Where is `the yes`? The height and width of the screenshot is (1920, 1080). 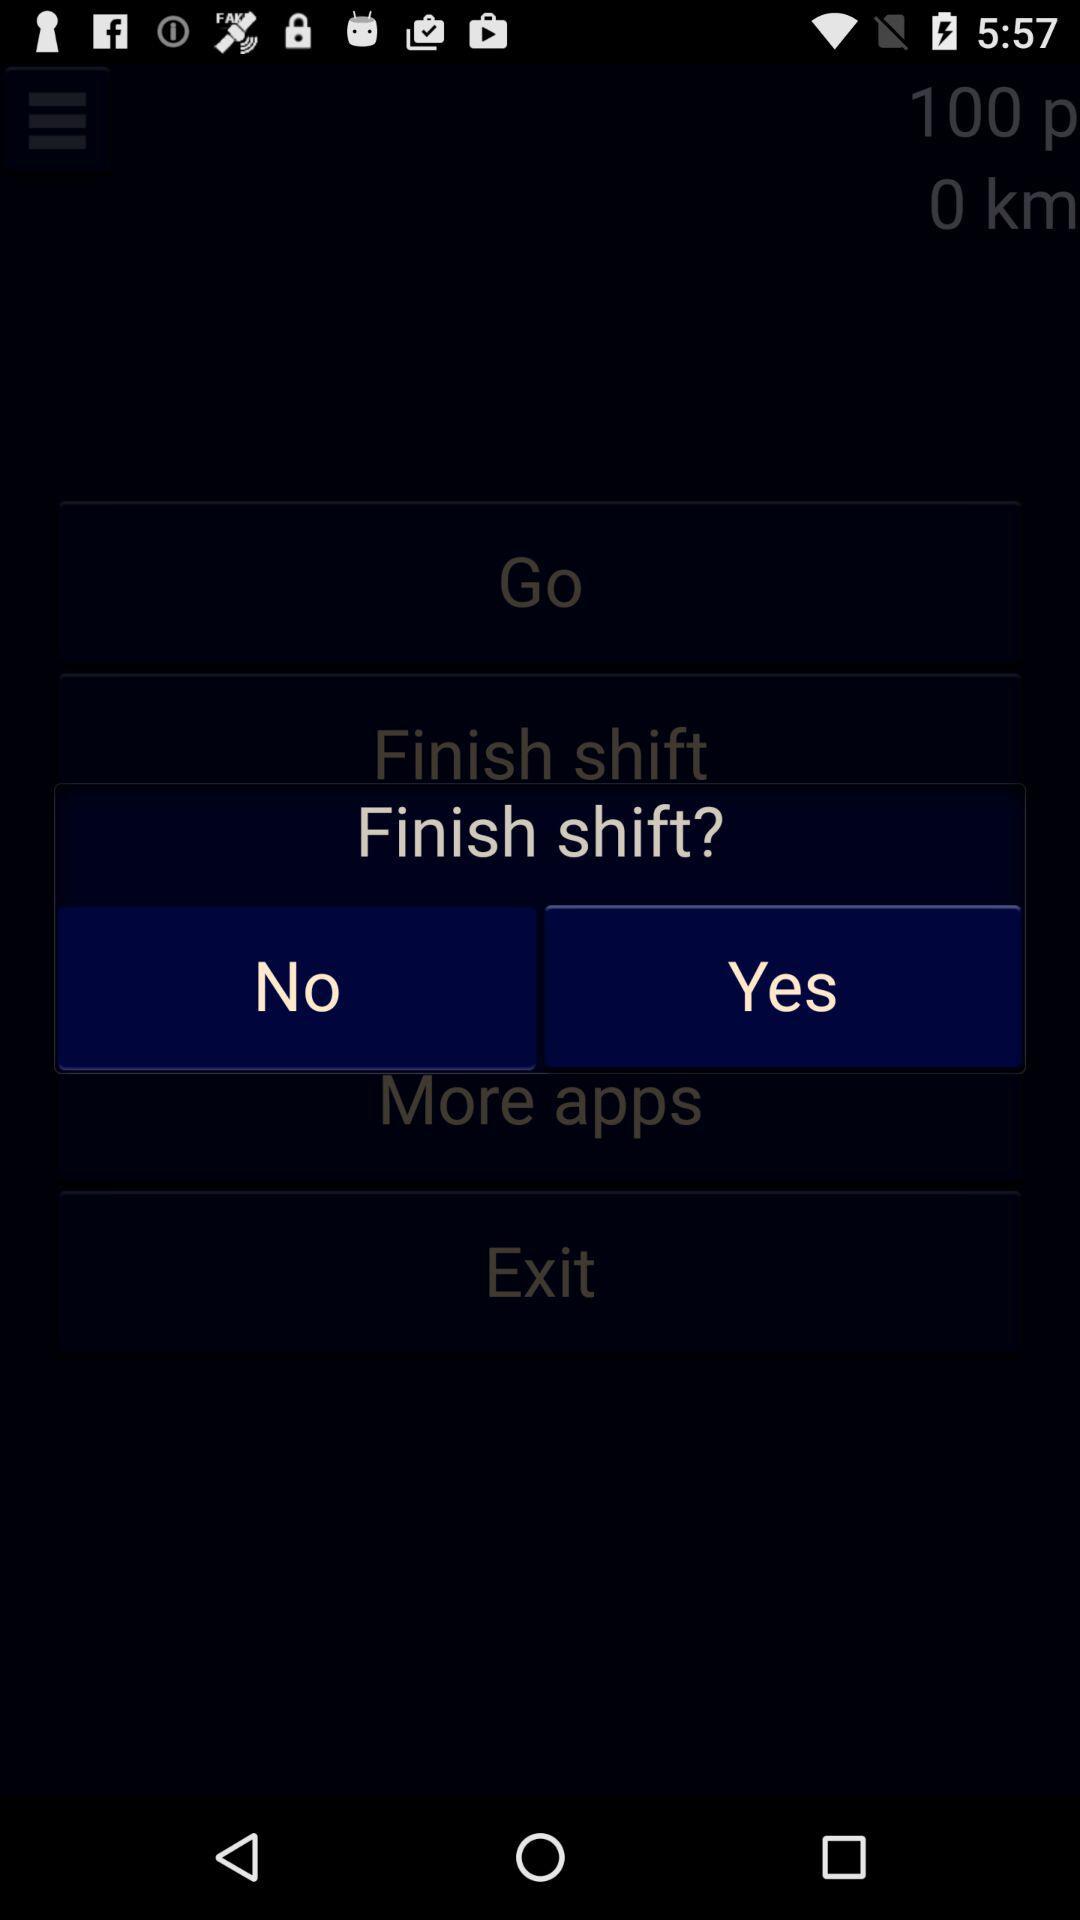 the yes is located at coordinates (782, 987).